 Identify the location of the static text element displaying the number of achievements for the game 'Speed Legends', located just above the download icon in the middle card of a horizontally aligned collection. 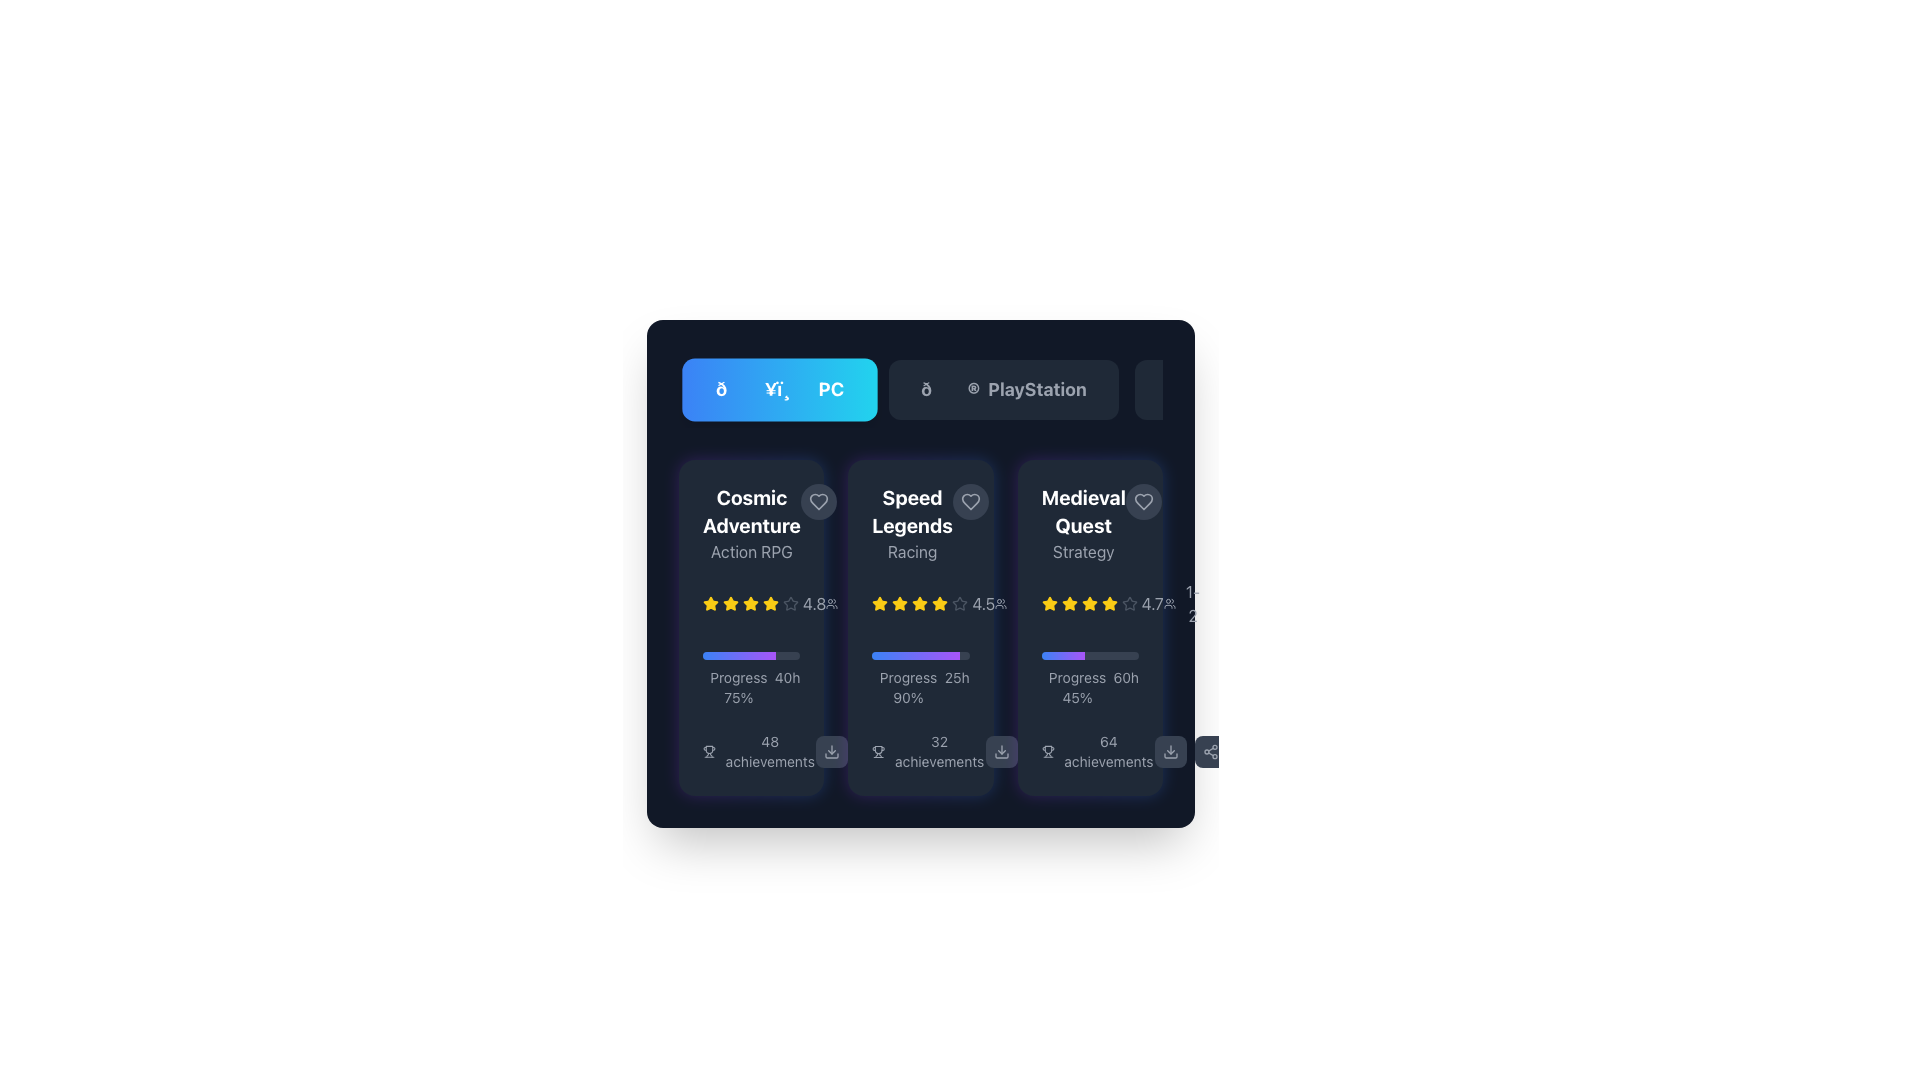
(927, 752).